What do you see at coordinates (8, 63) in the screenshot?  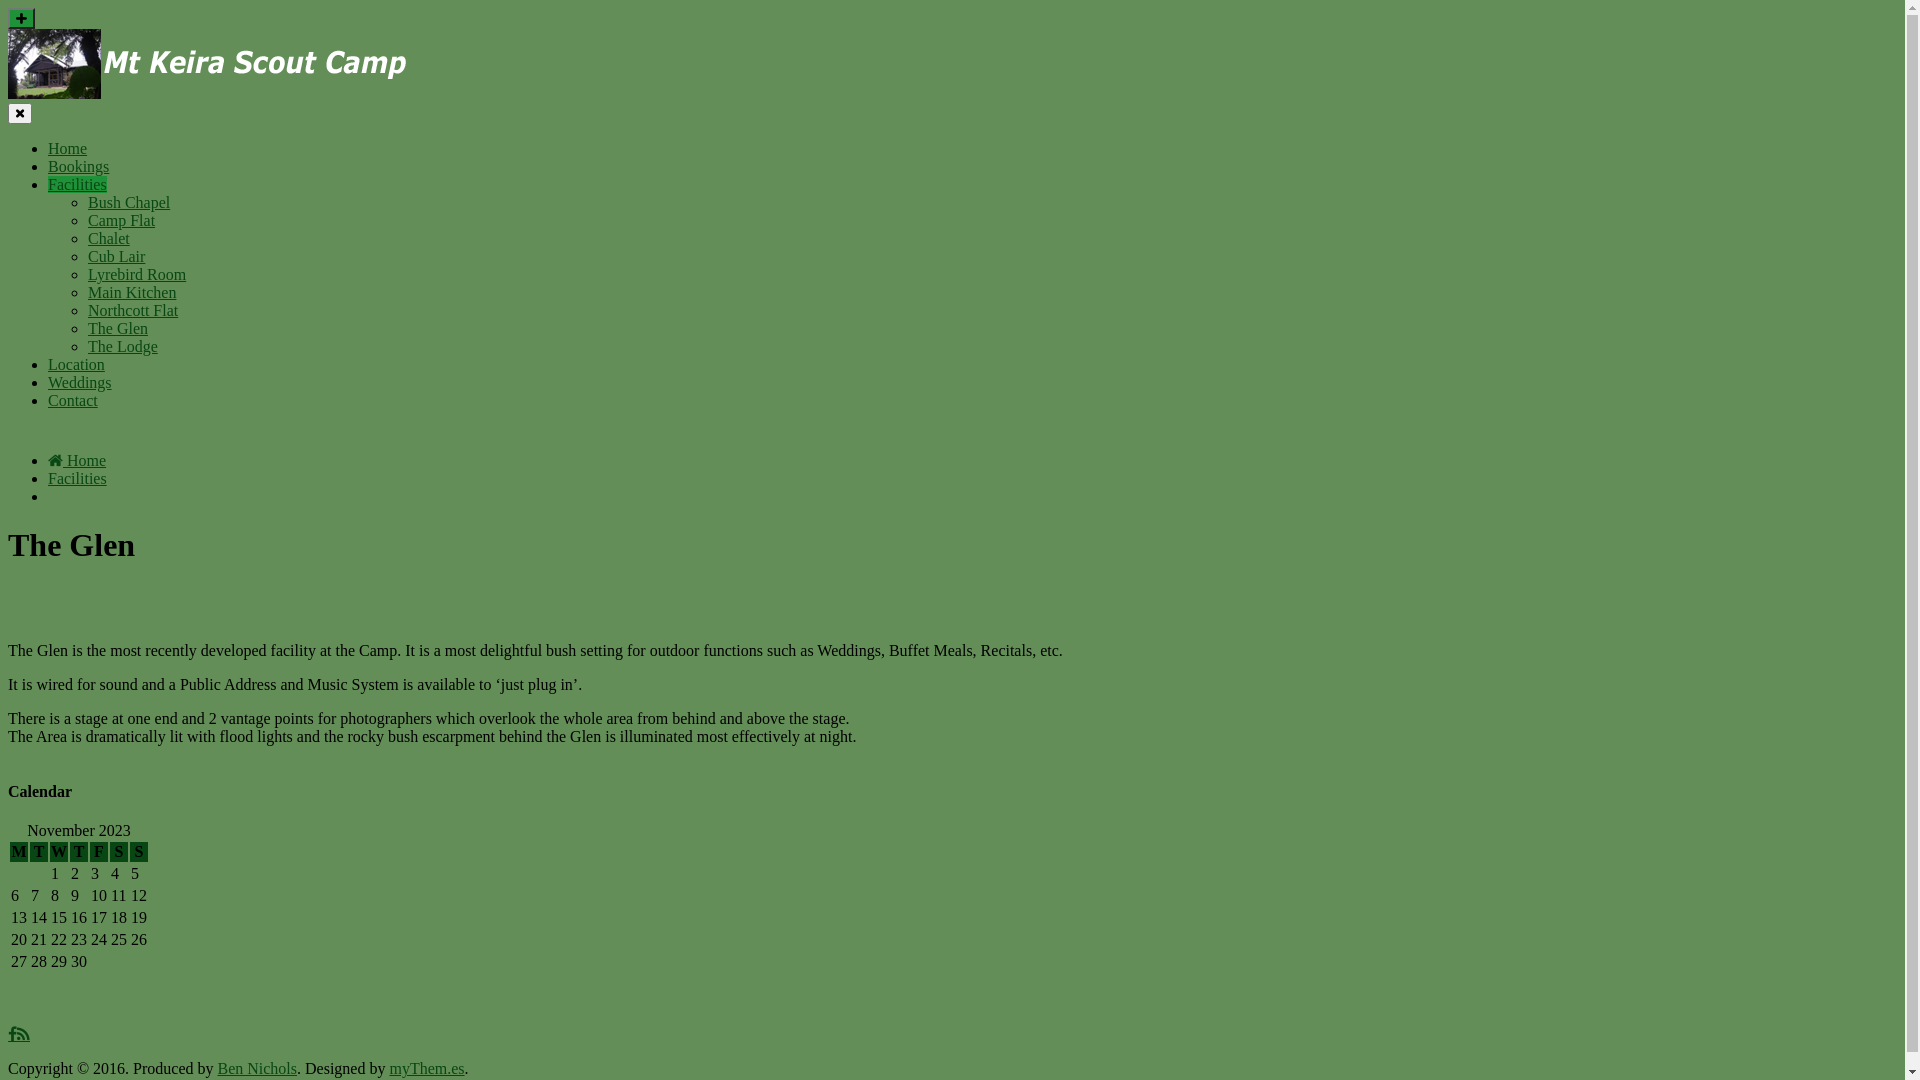 I see `'Mt Keira Scout Camp - SC&T Region Scouts'` at bounding box center [8, 63].